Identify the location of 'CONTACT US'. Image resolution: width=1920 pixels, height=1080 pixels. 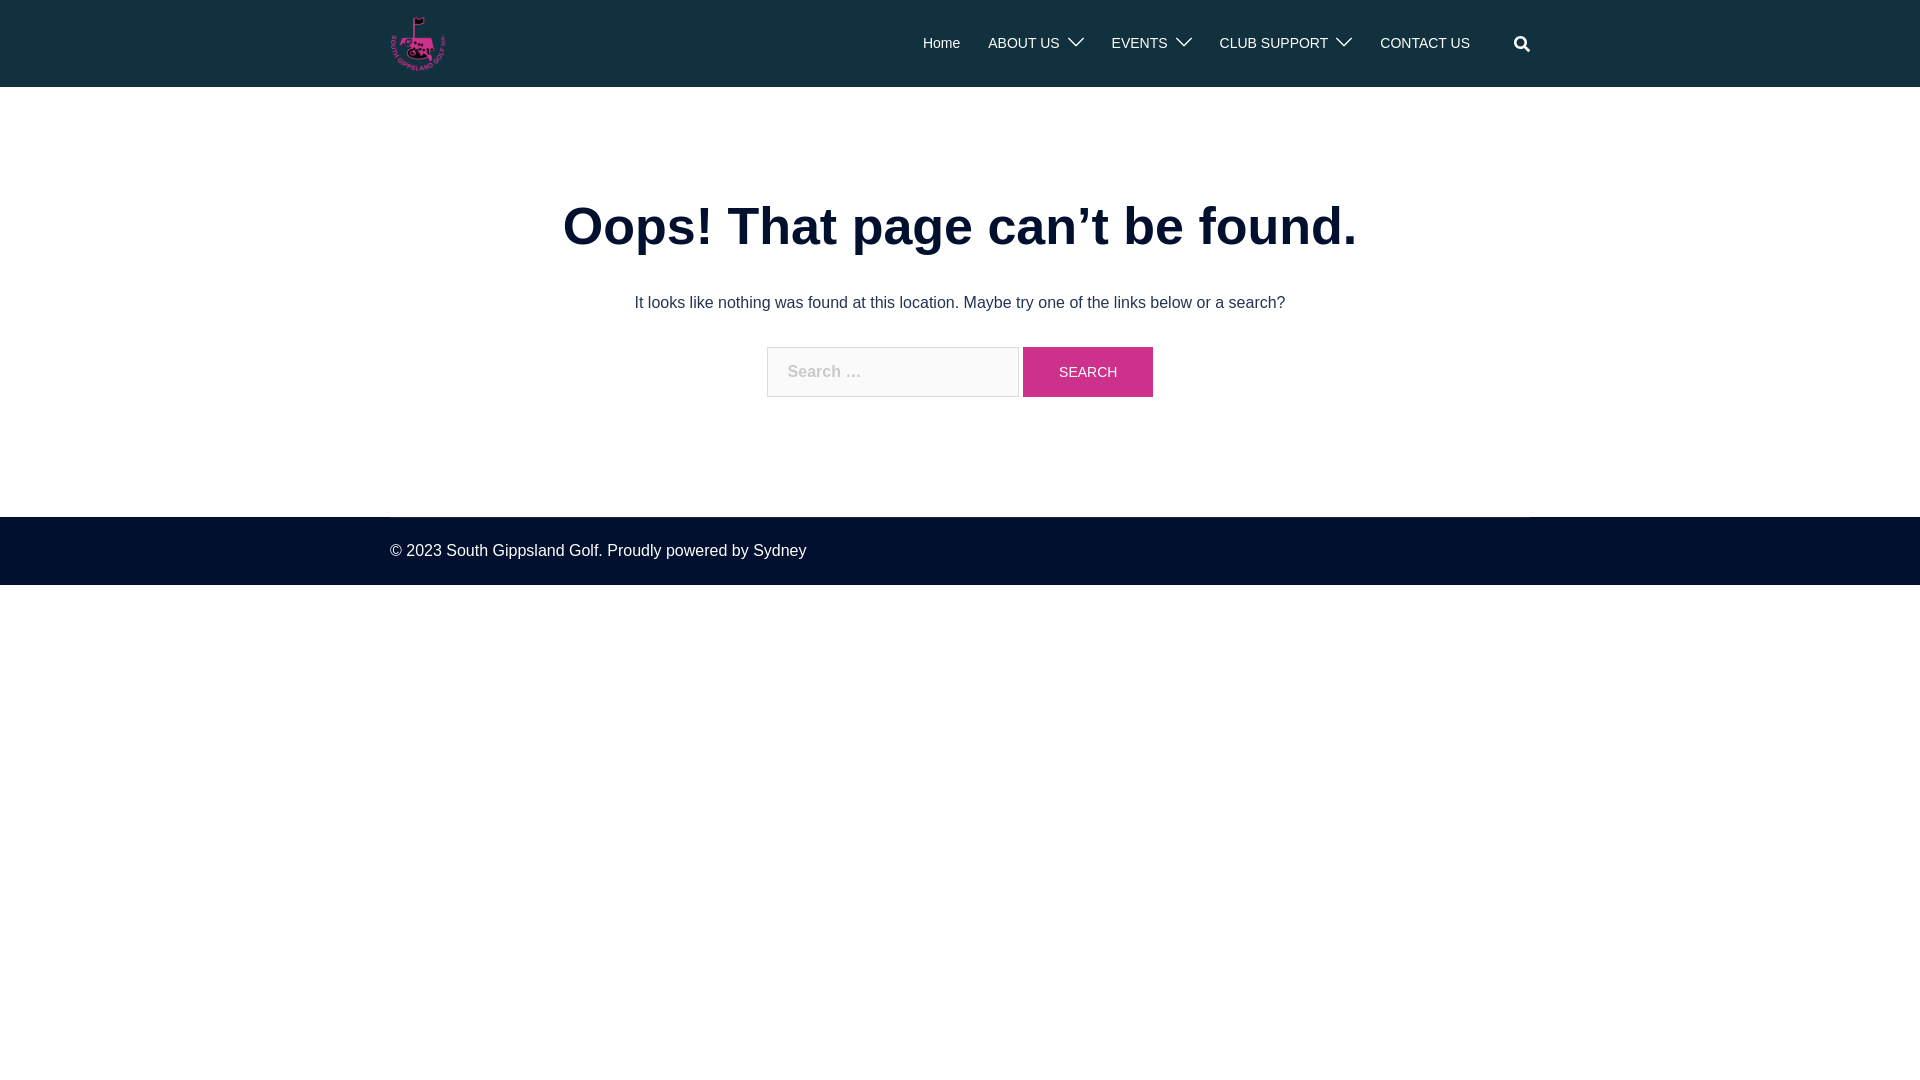
(1379, 43).